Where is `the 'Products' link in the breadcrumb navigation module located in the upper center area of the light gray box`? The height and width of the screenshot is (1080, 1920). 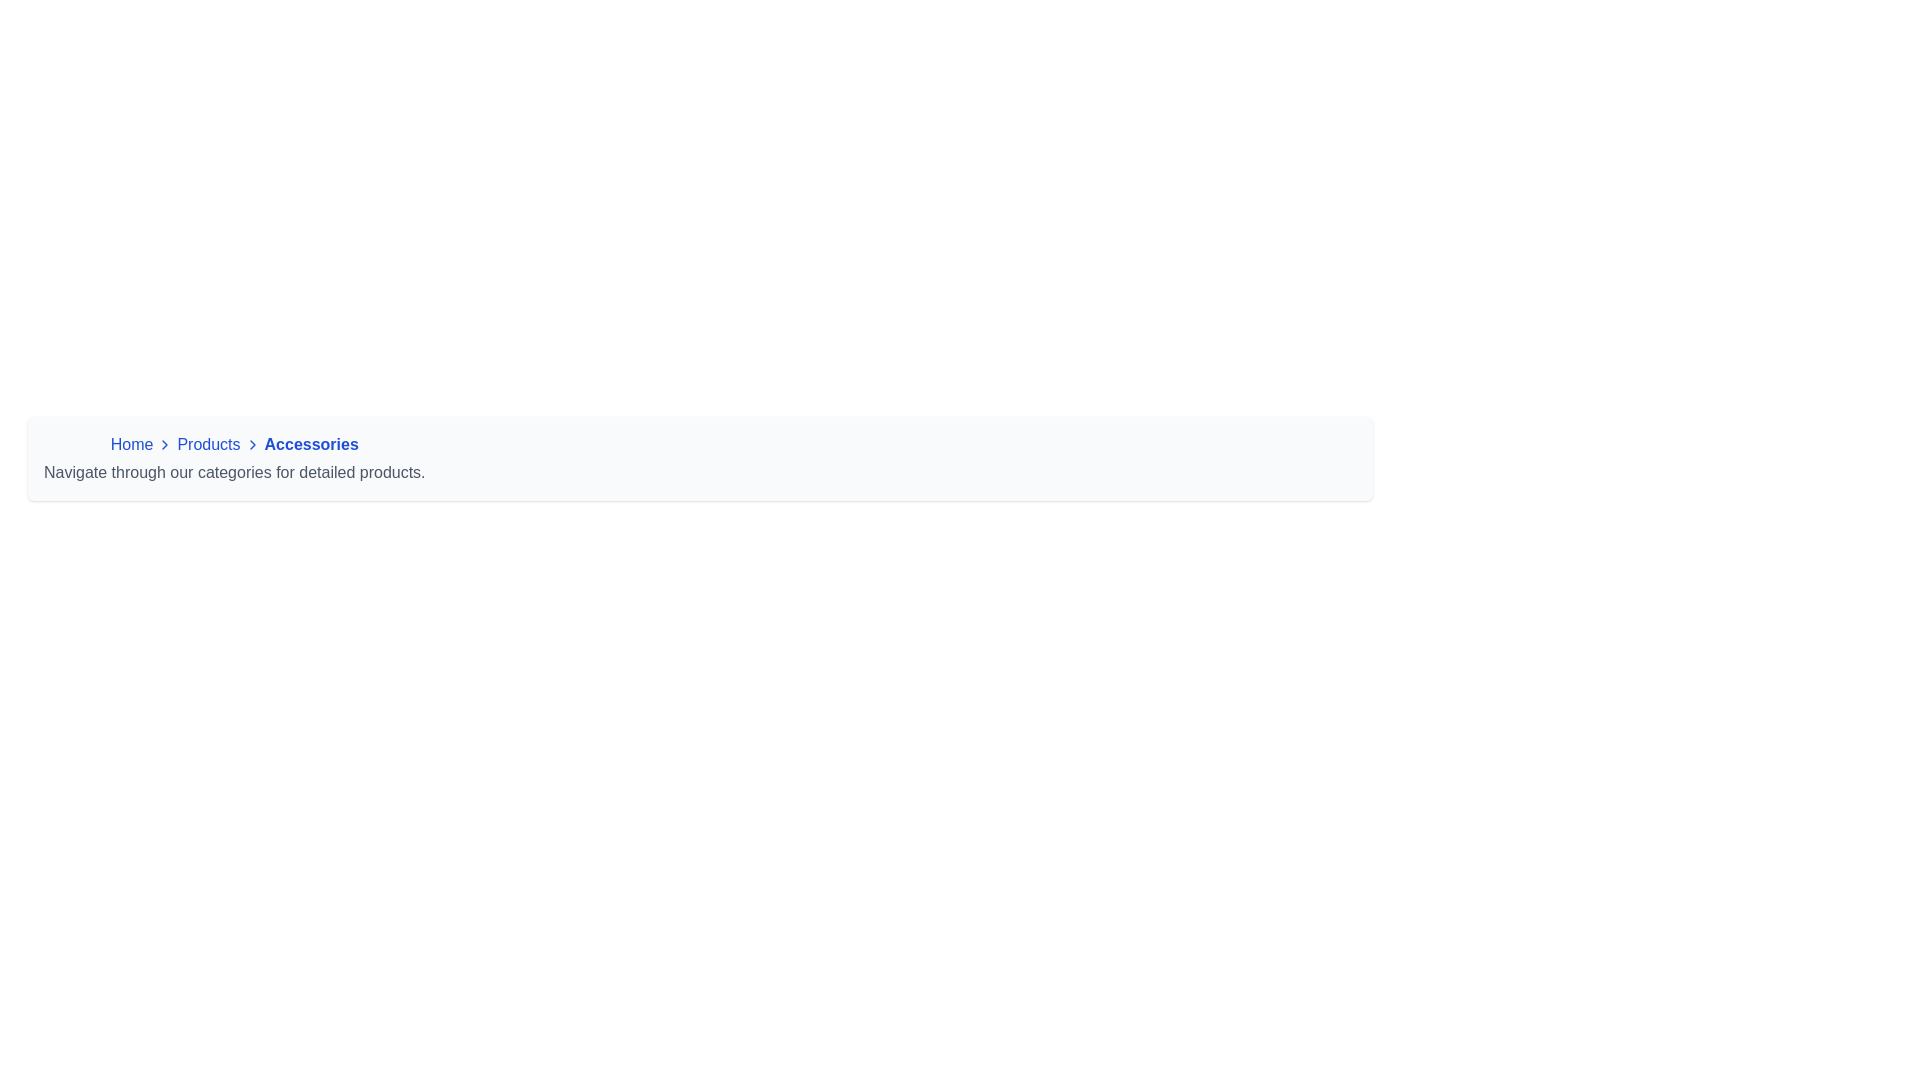
the 'Products' link in the breadcrumb navigation module located in the upper center area of the light gray box is located at coordinates (234, 459).